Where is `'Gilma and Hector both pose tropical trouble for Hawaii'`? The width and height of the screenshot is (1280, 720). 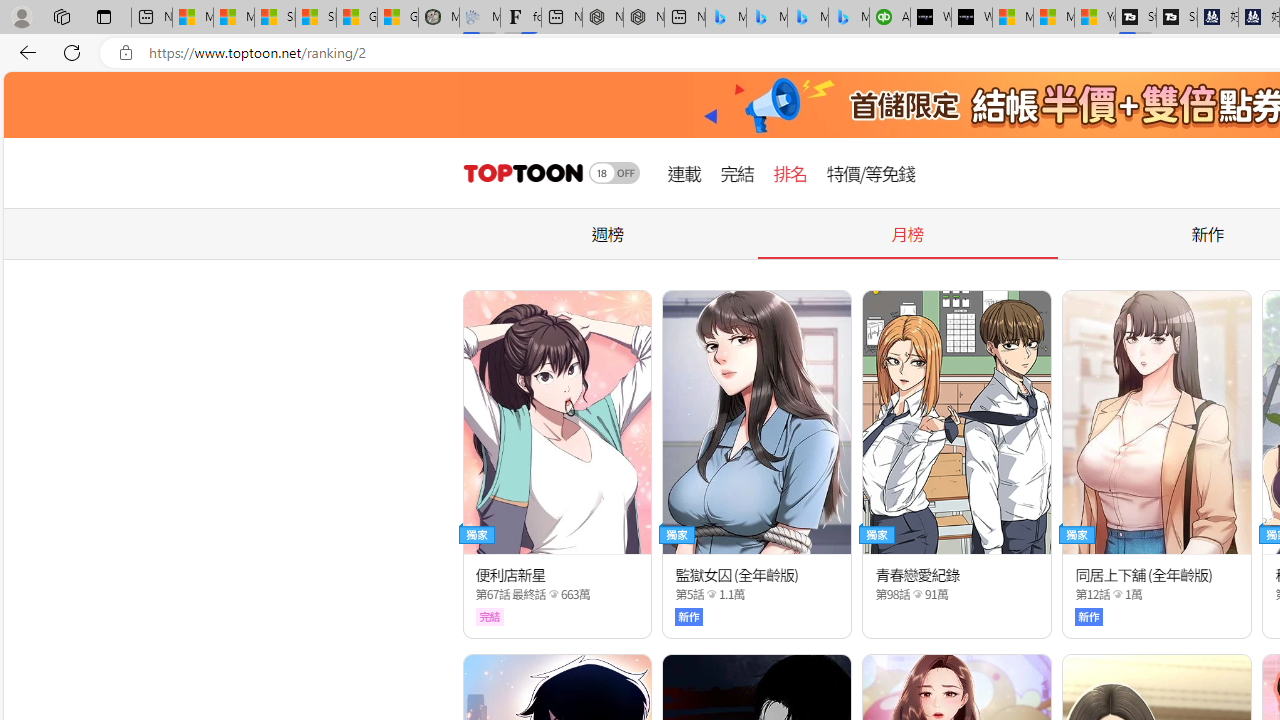 'Gilma and Hector both pose tropical trouble for Hawaii' is located at coordinates (398, 17).